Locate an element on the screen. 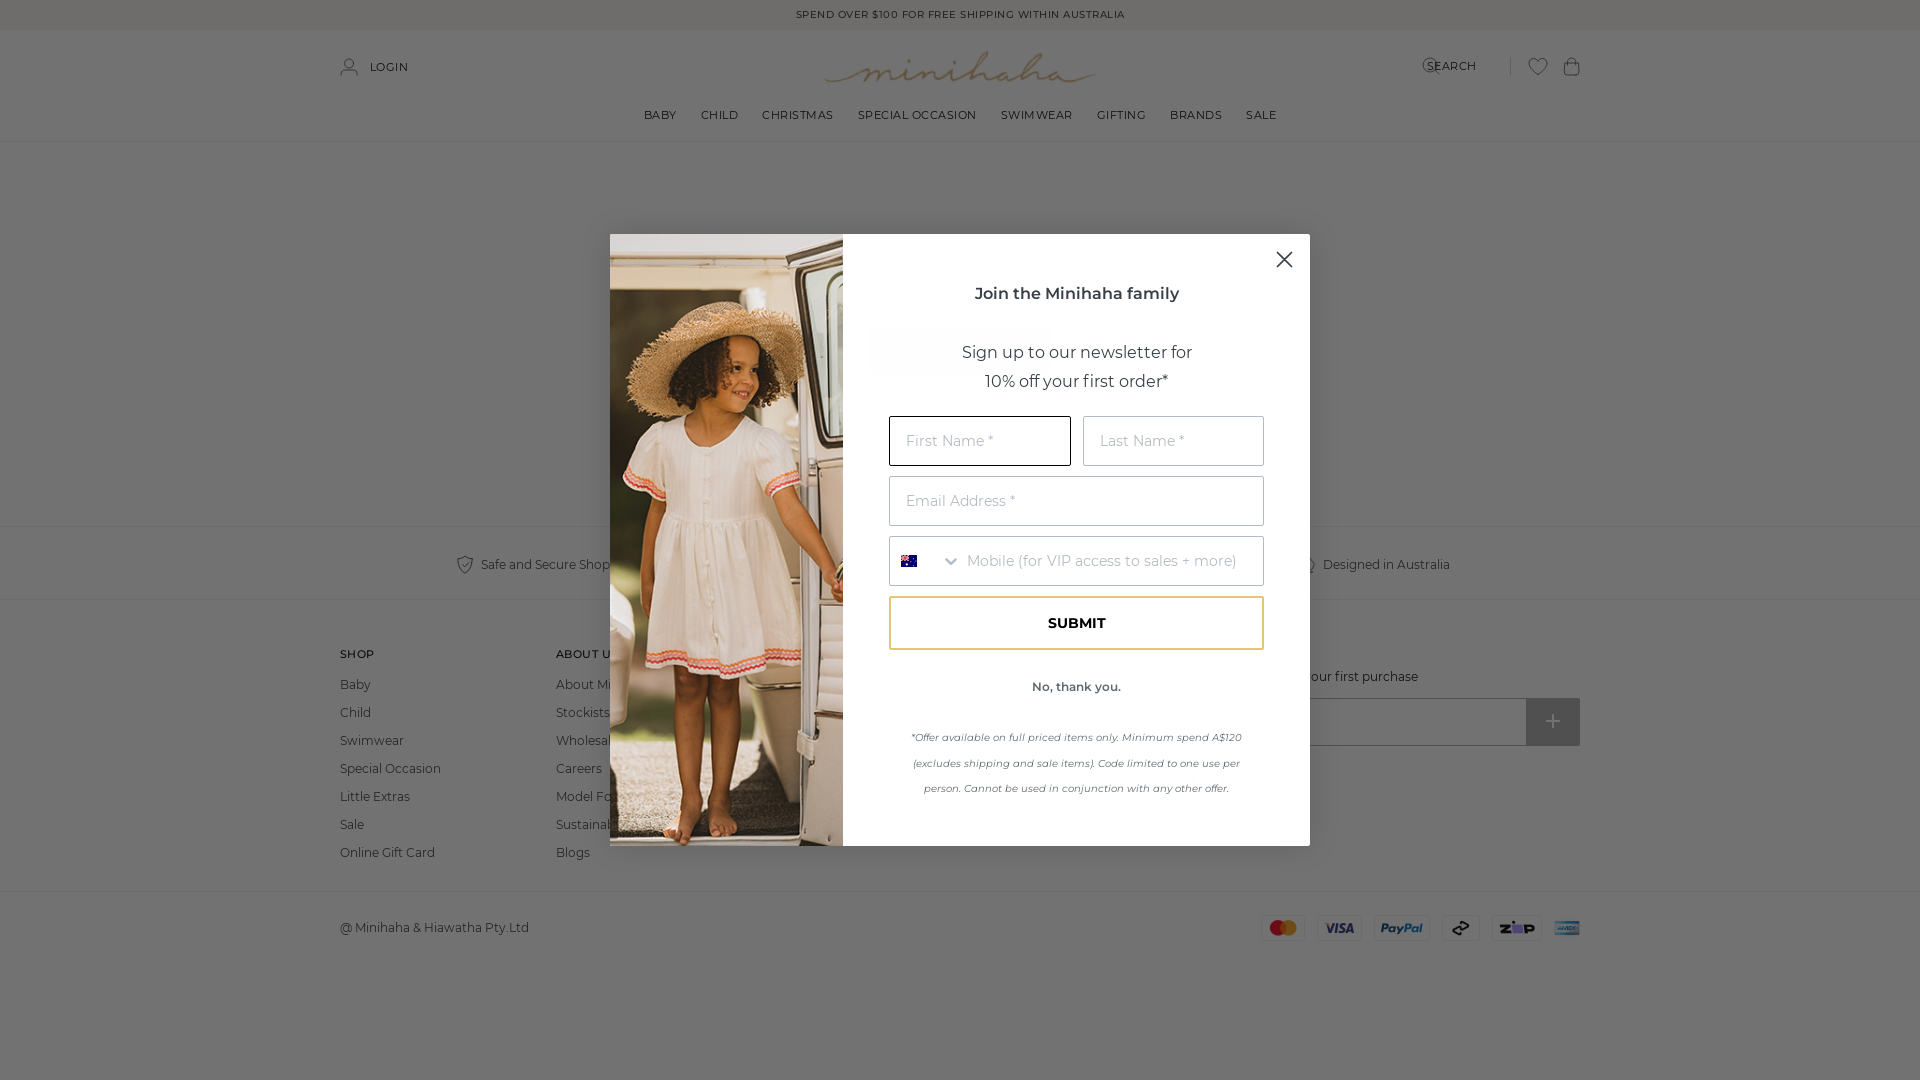 The height and width of the screenshot is (1080, 1920). 'Stockists' is located at coordinates (581, 711).